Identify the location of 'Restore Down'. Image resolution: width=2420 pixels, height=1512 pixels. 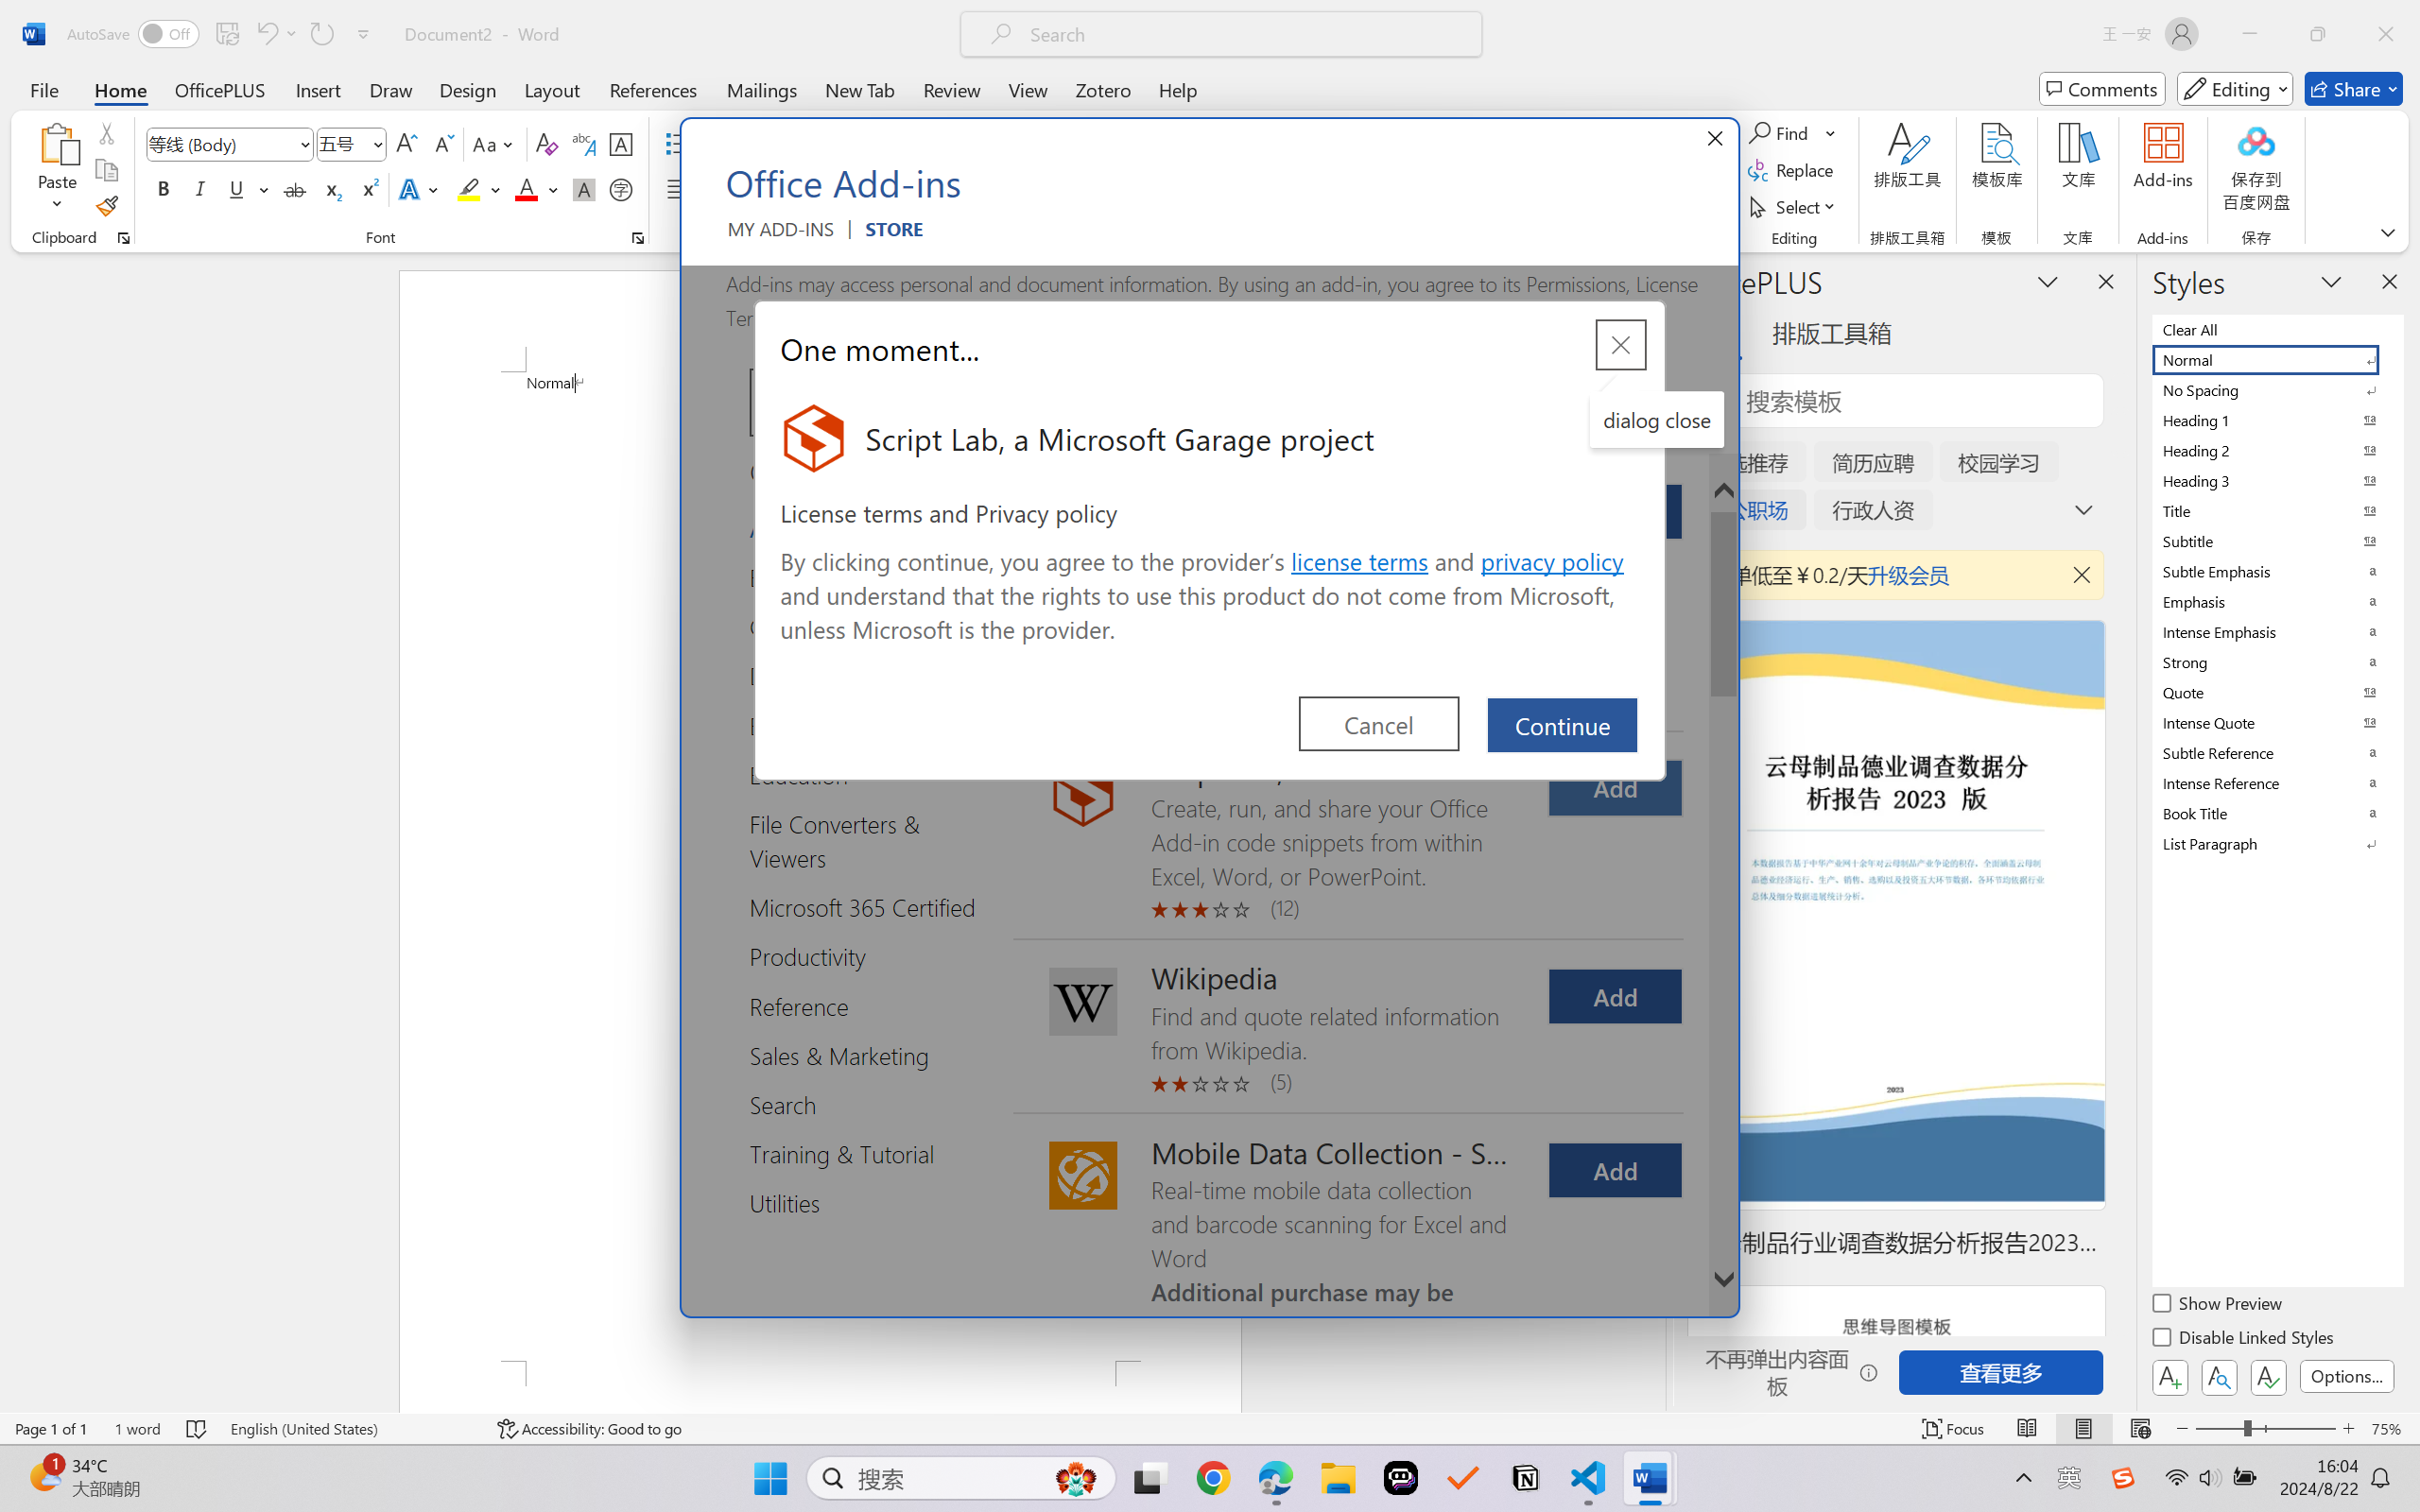
(2318, 33).